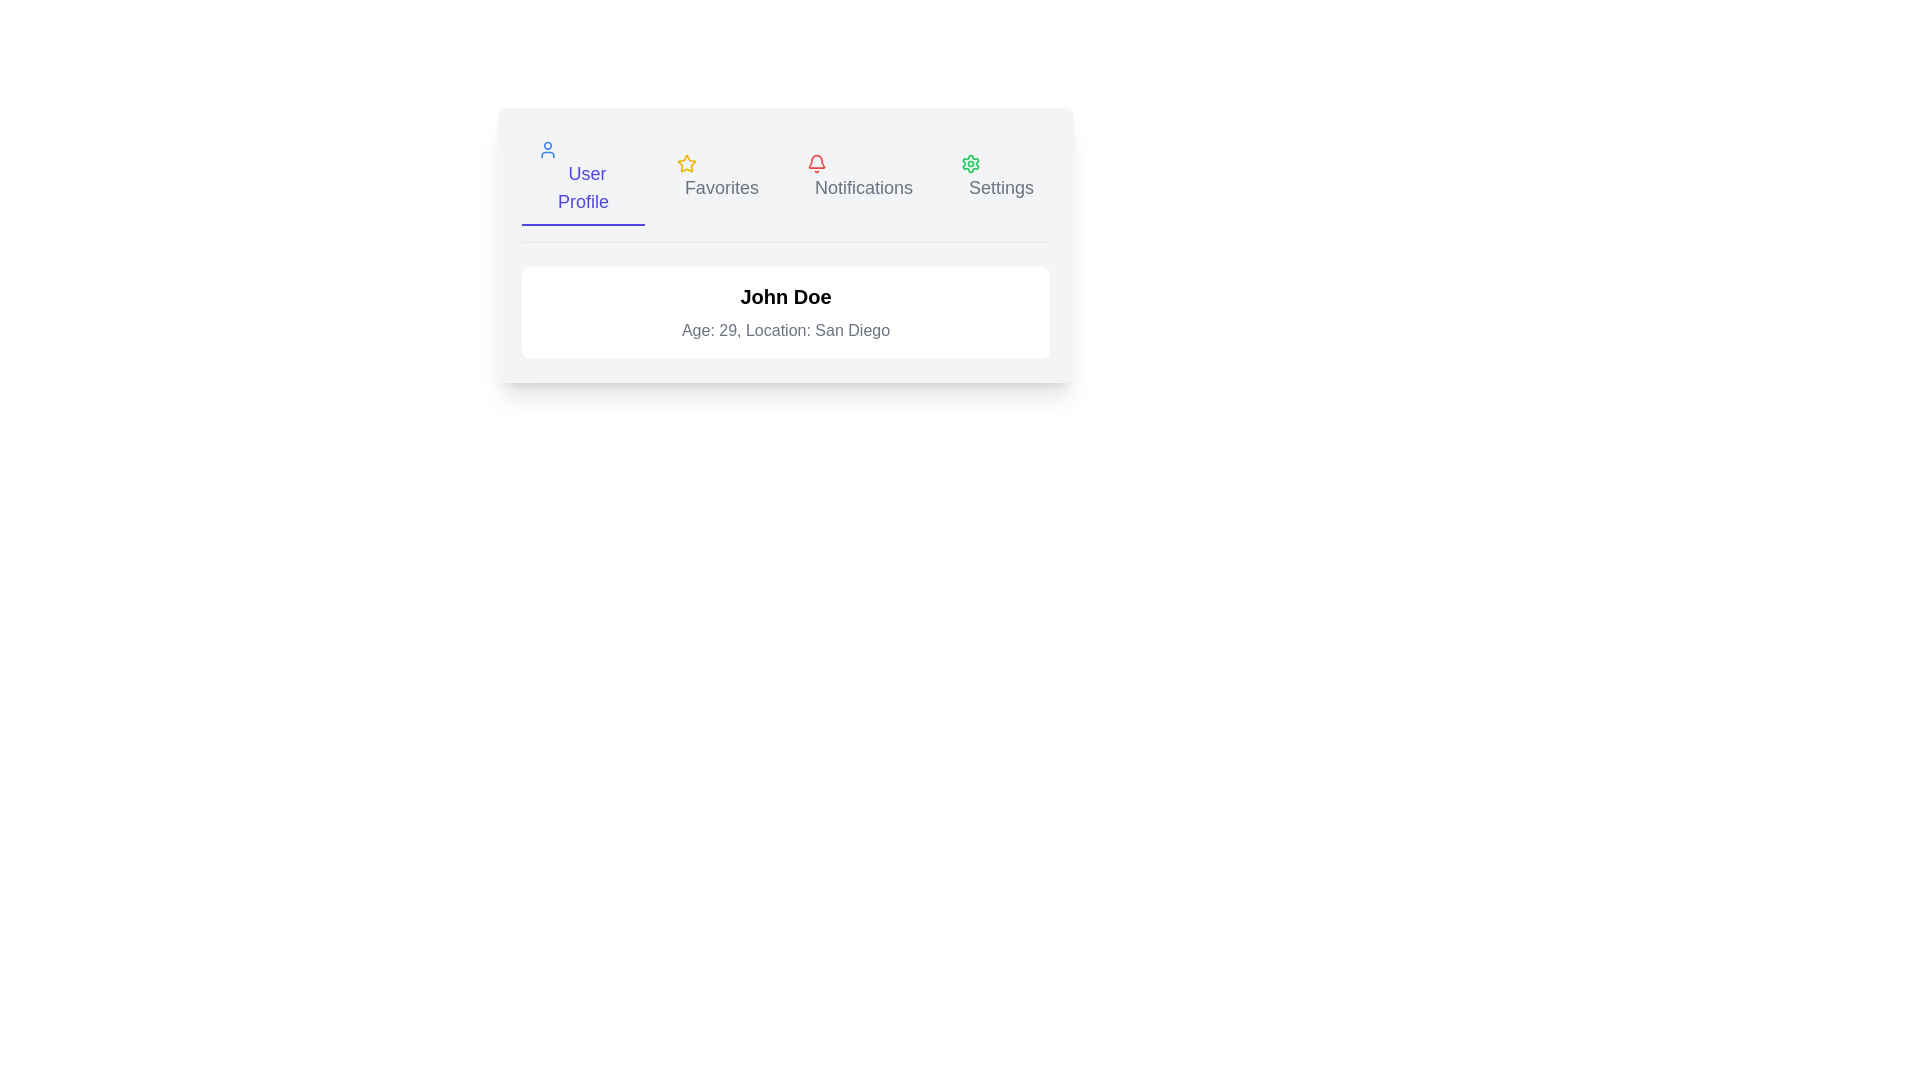  What do you see at coordinates (997, 177) in the screenshot?
I see `the 'Settings' button, which is the fourth item on the rightmost side of the navigation bar` at bounding box center [997, 177].